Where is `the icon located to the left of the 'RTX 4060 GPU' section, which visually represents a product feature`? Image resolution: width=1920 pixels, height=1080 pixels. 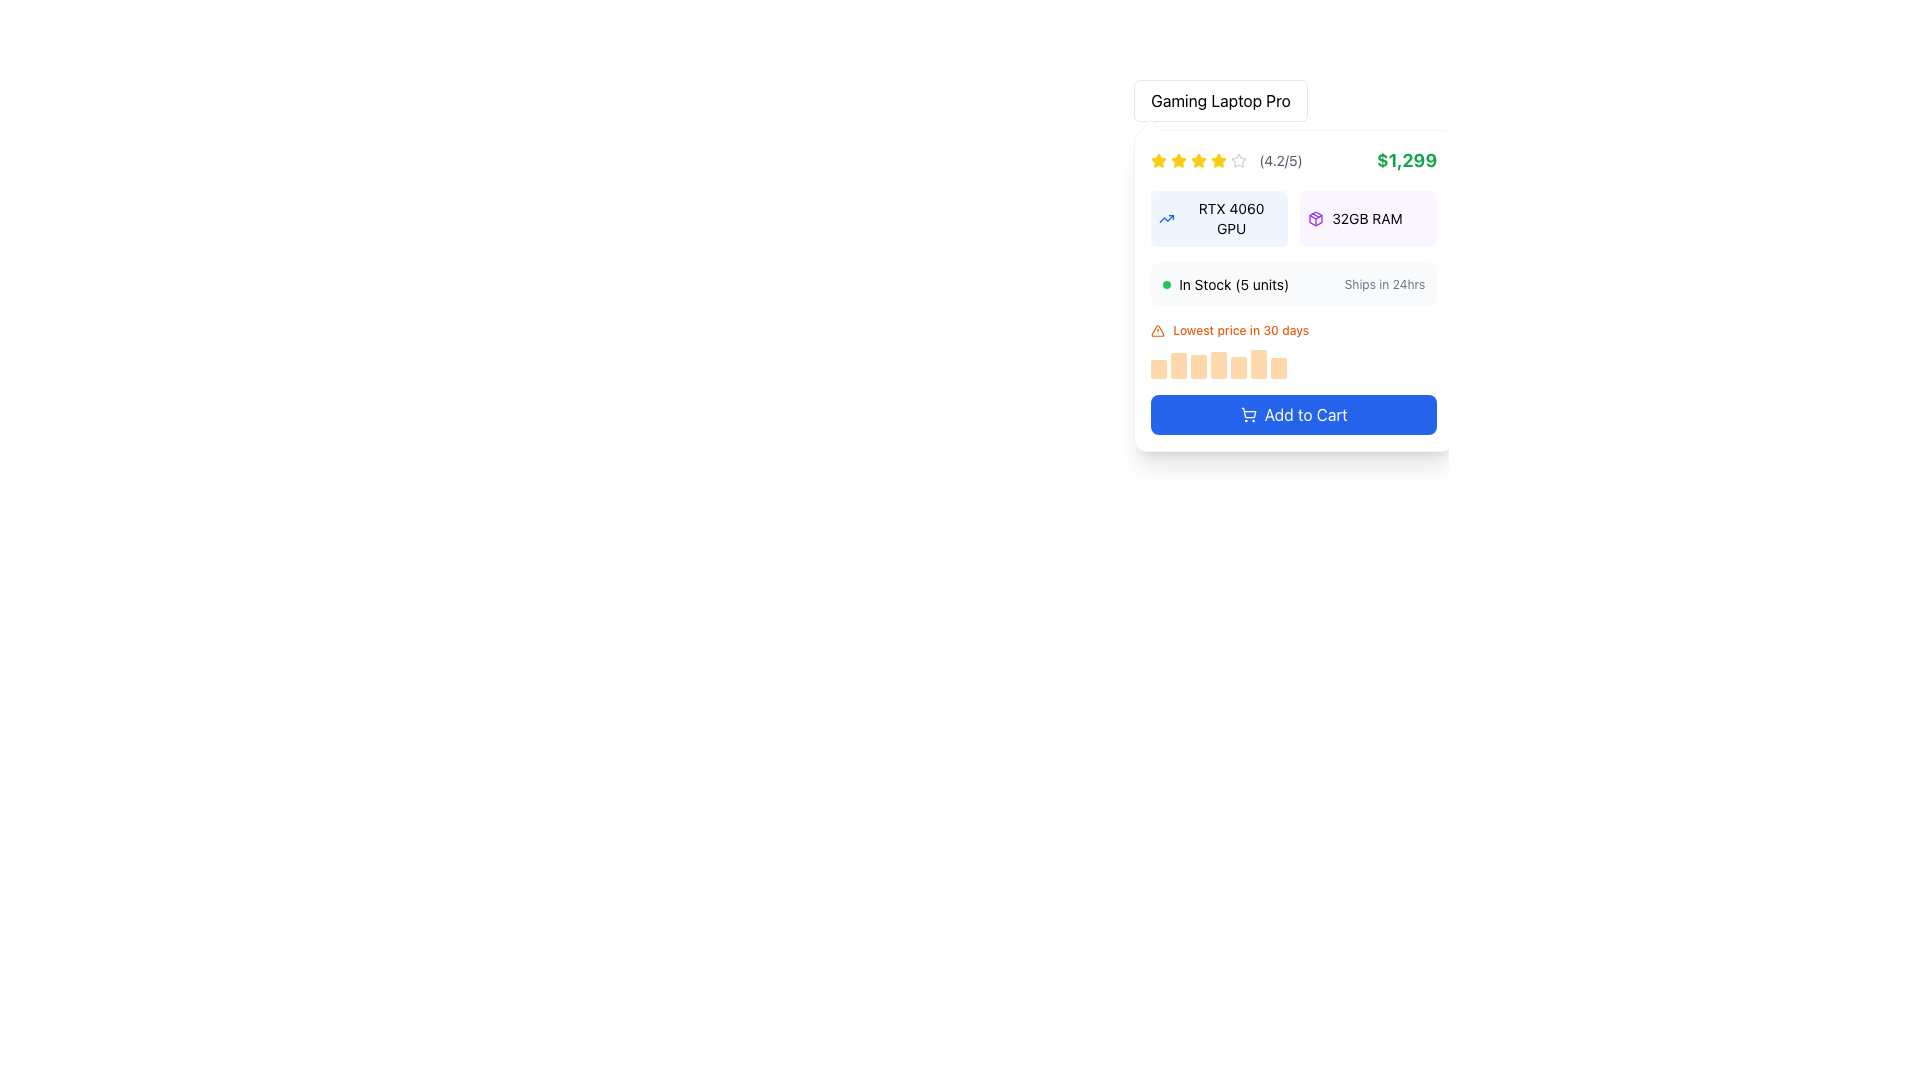 the icon located to the left of the 'RTX 4060 GPU' section, which visually represents a product feature is located at coordinates (1167, 219).